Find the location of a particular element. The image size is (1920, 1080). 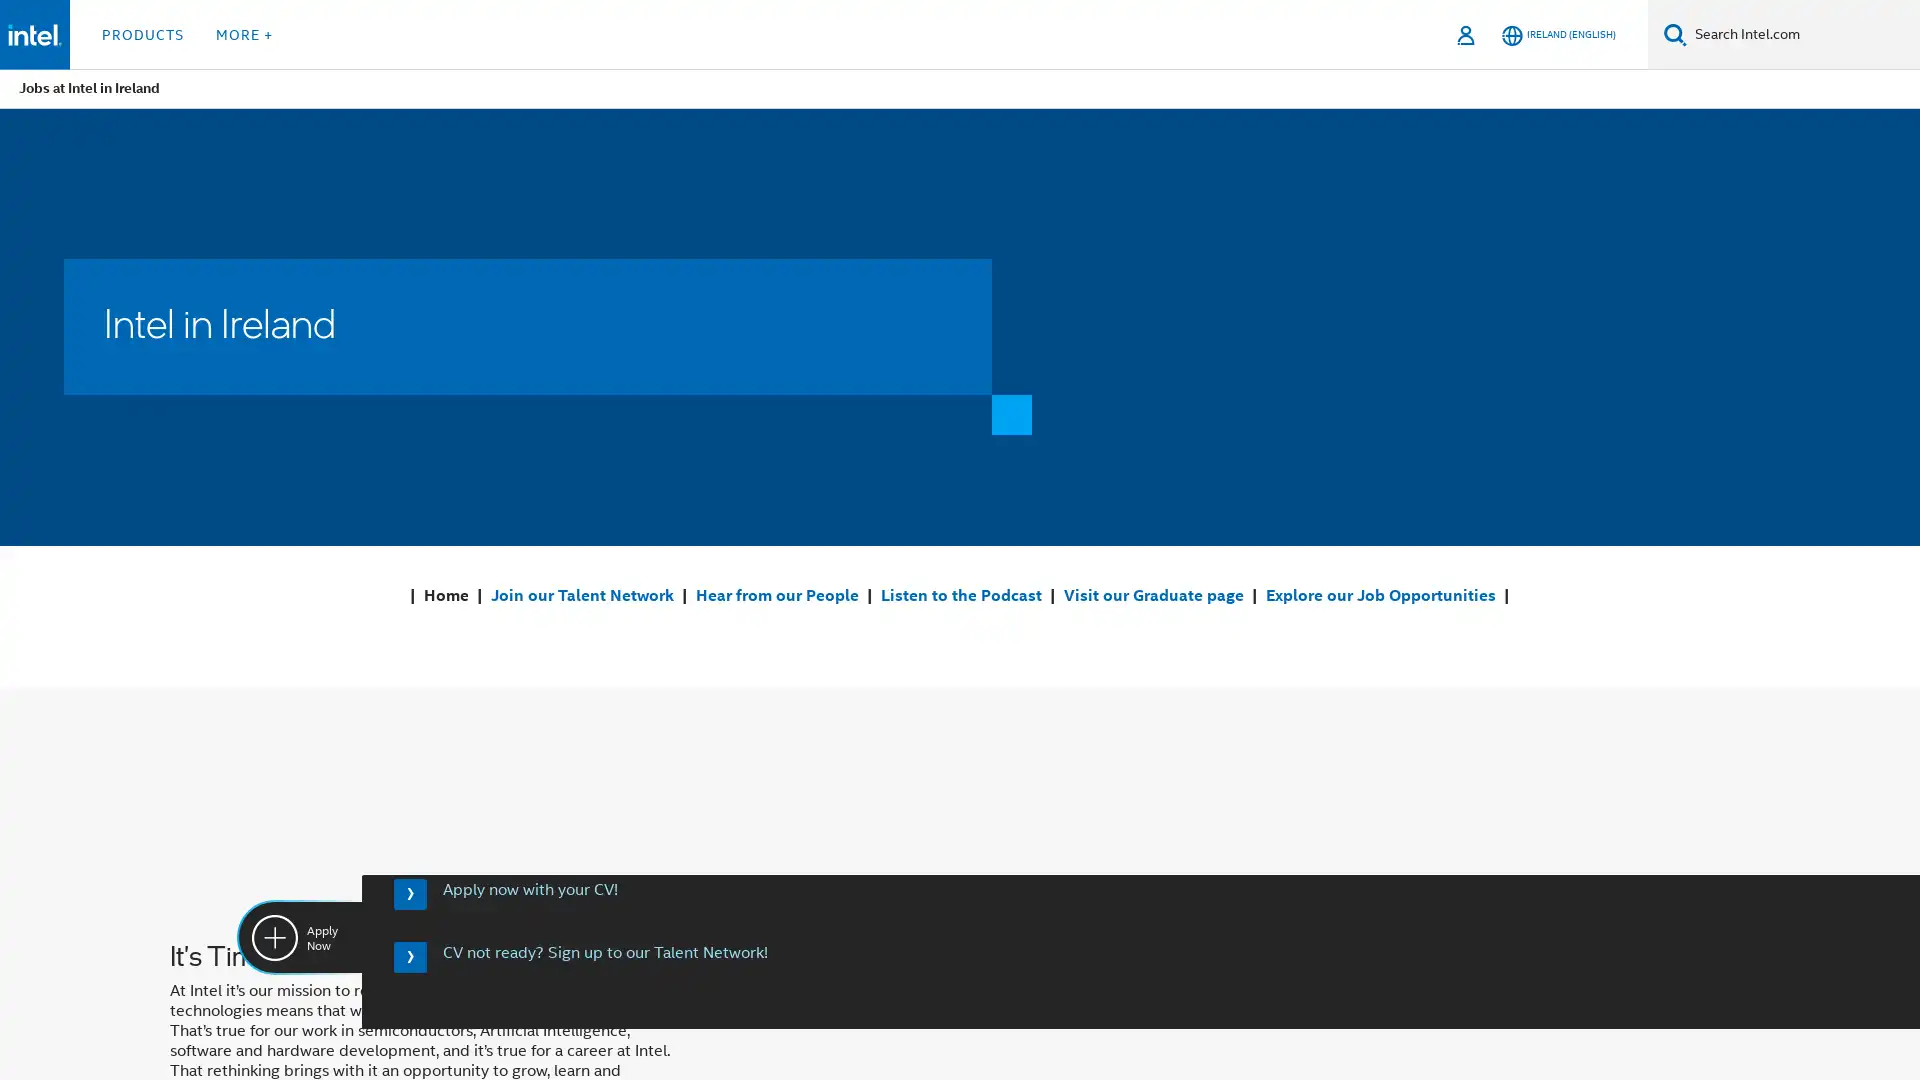

Activate Cookies is located at coordinates (1379, 1021).